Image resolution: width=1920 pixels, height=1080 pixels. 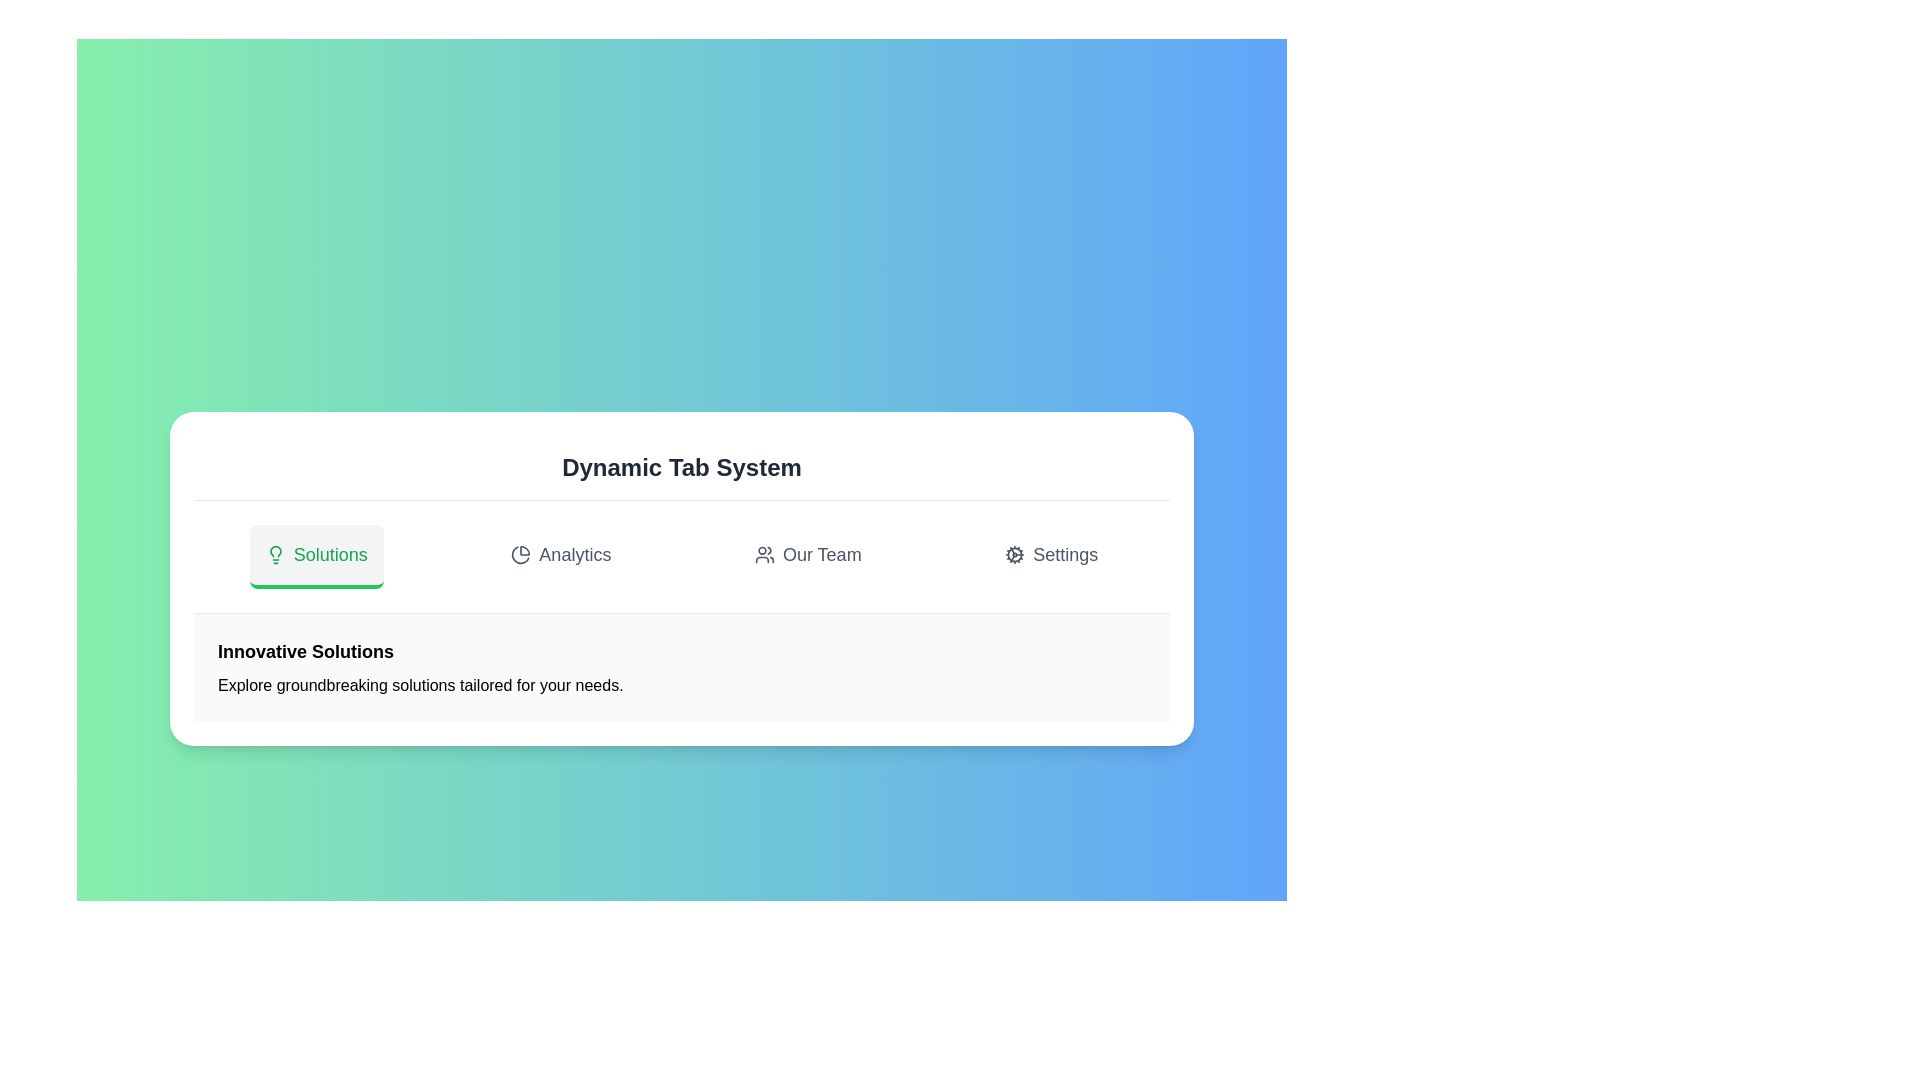 What do you see at coordinates (315, 556) in the screenshot?
I see `the first navigation tab located to the left of the 'Analytics' tab` at bounding box center [315, 556].